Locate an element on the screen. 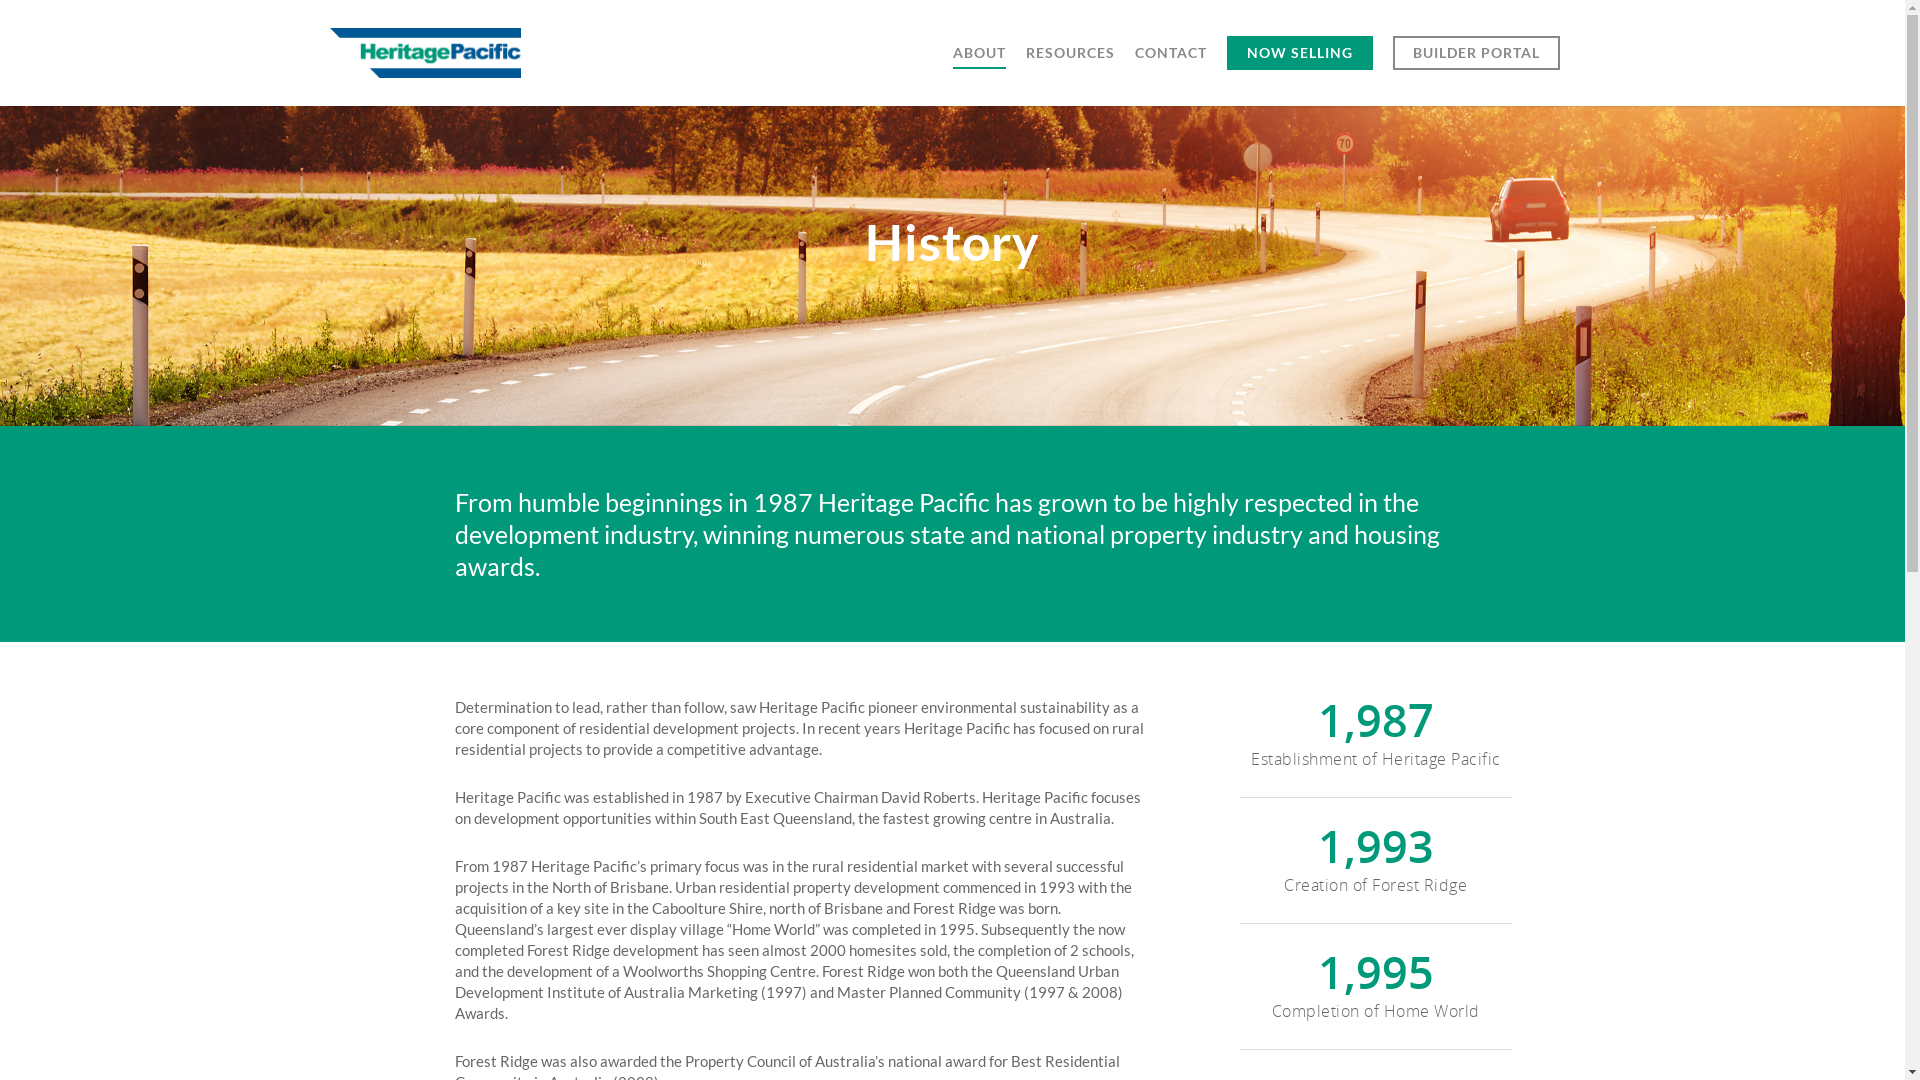  'ABOUT' is located at coordinates (979, 65).